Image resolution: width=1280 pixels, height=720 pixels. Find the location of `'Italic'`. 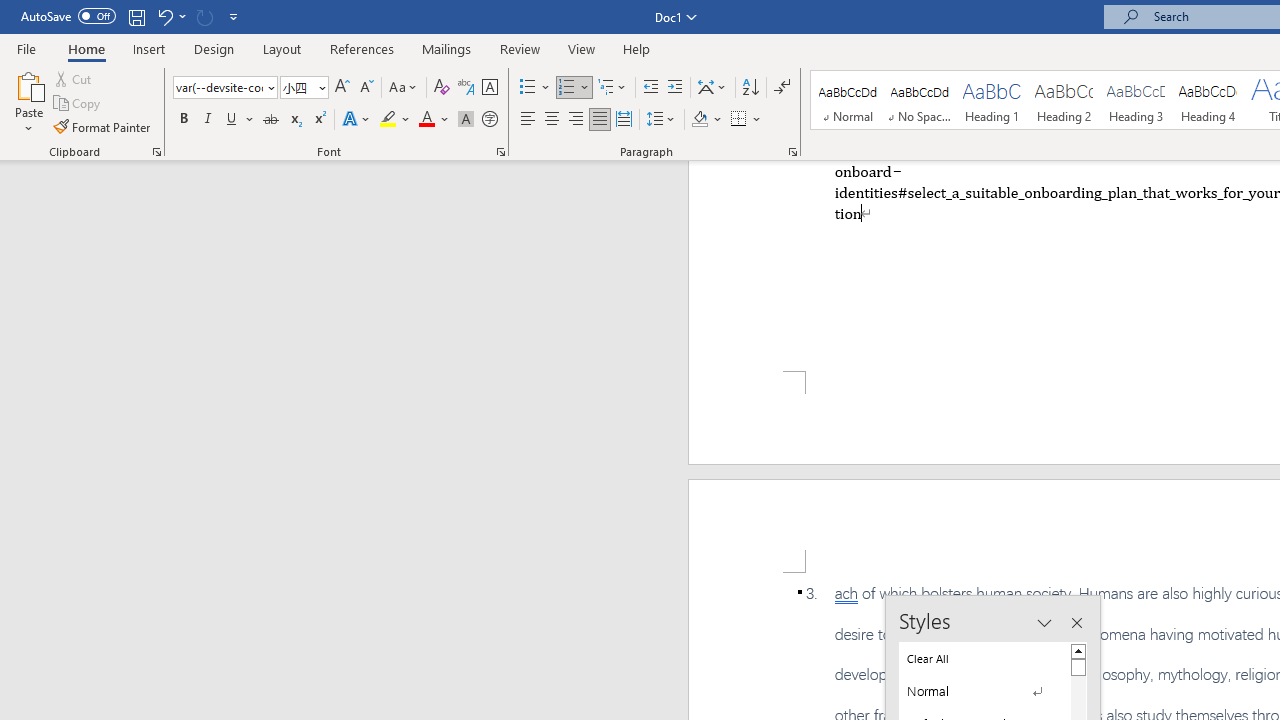

'Italic' is located at coordinates (208, 119).